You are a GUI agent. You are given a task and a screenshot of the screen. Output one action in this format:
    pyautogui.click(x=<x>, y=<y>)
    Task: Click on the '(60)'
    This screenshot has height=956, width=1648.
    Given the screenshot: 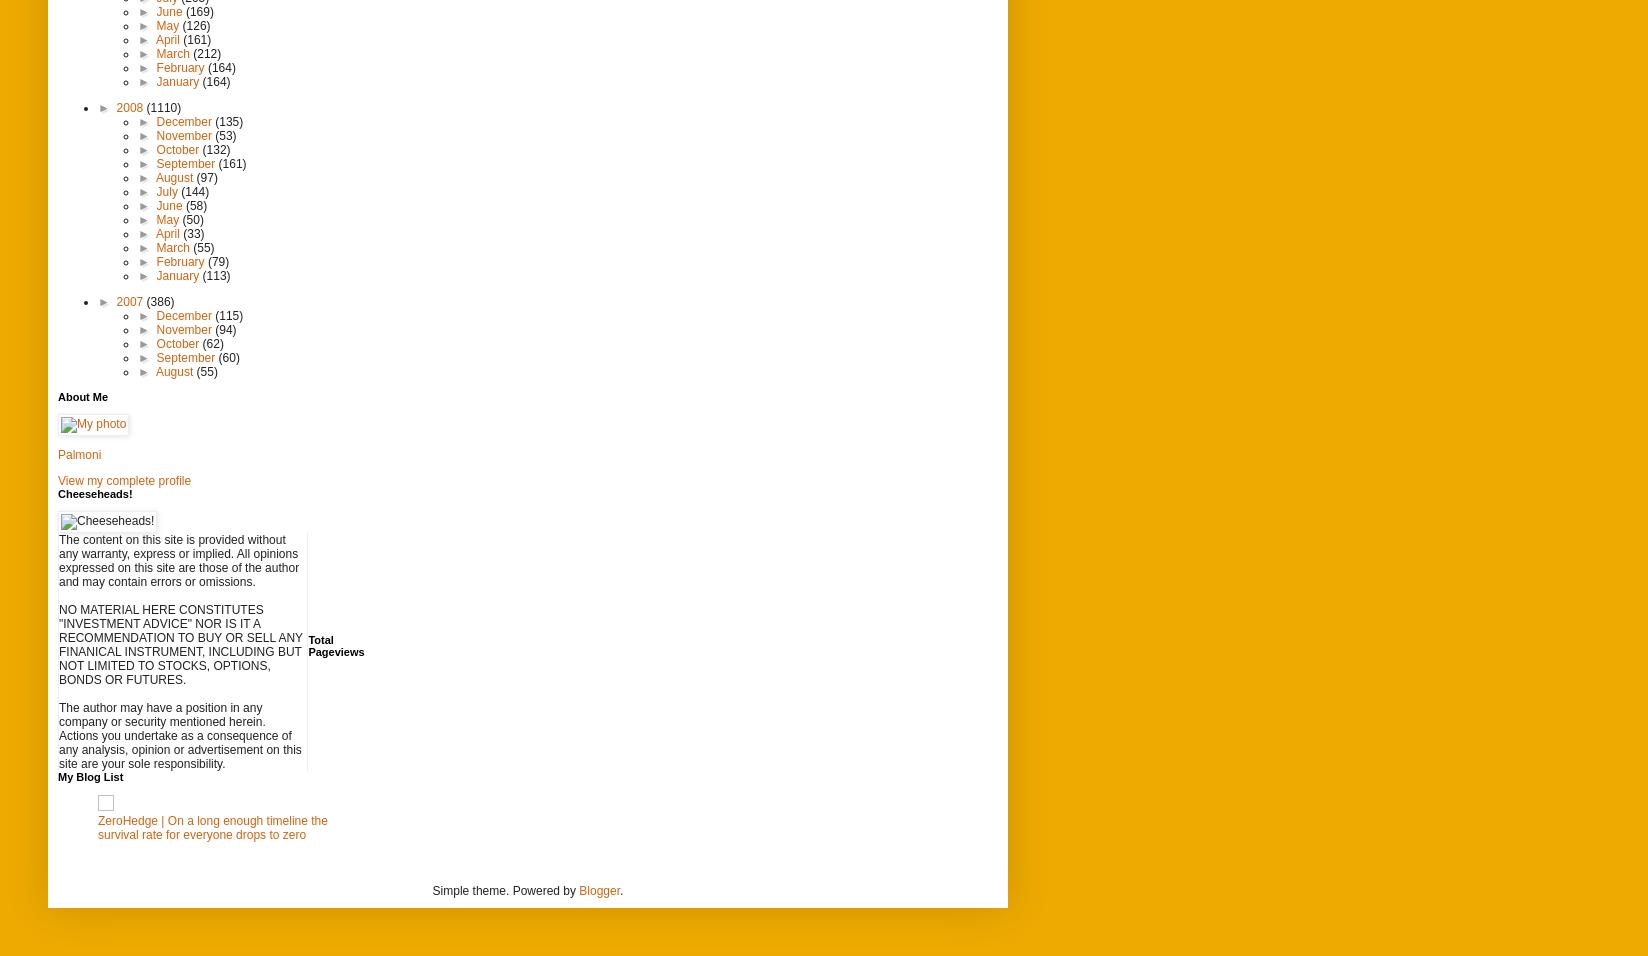 What is the action you would take?
    pyautogui.click(x=227, y=355)
    